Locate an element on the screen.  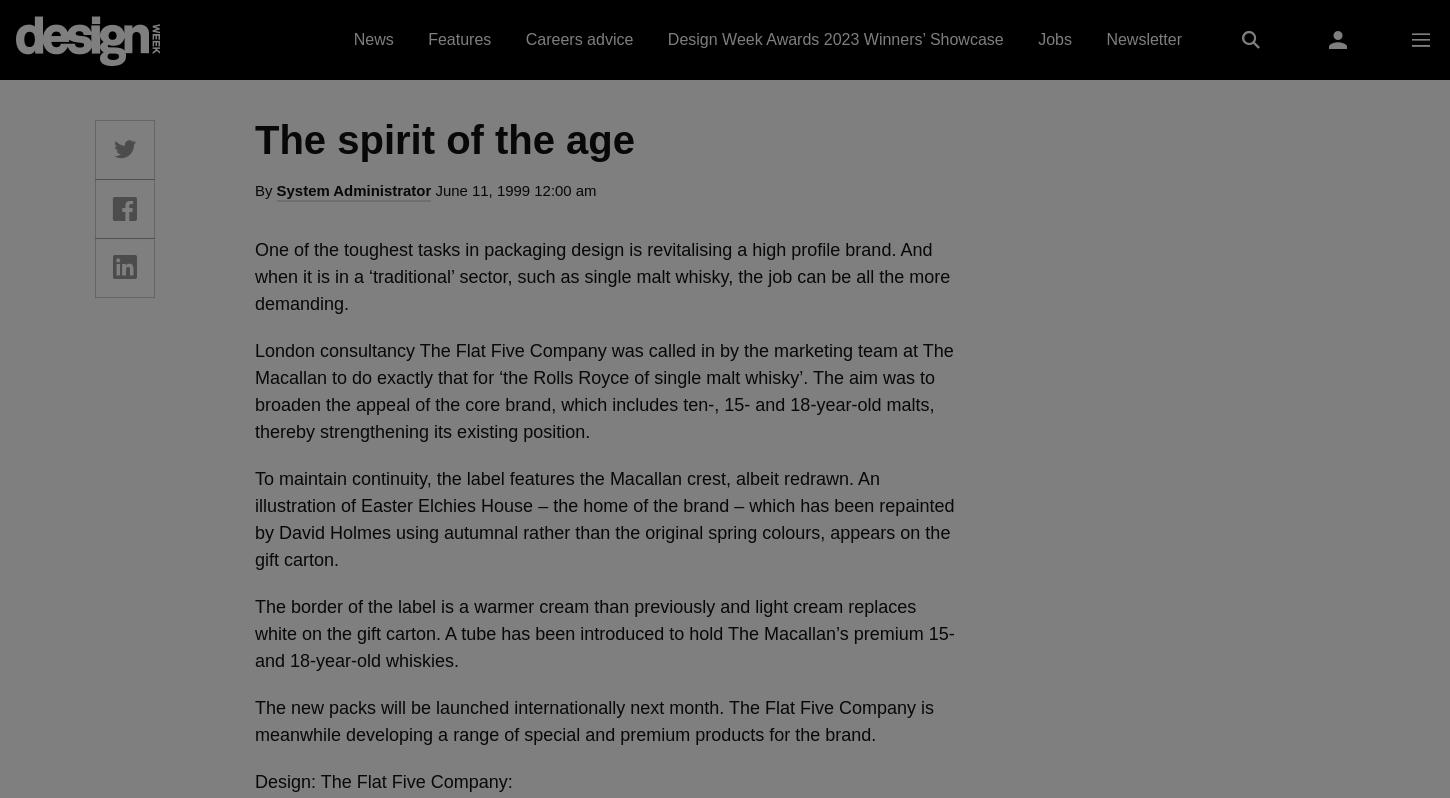
'June 11, 1999' is located at coordinates (481, 189).